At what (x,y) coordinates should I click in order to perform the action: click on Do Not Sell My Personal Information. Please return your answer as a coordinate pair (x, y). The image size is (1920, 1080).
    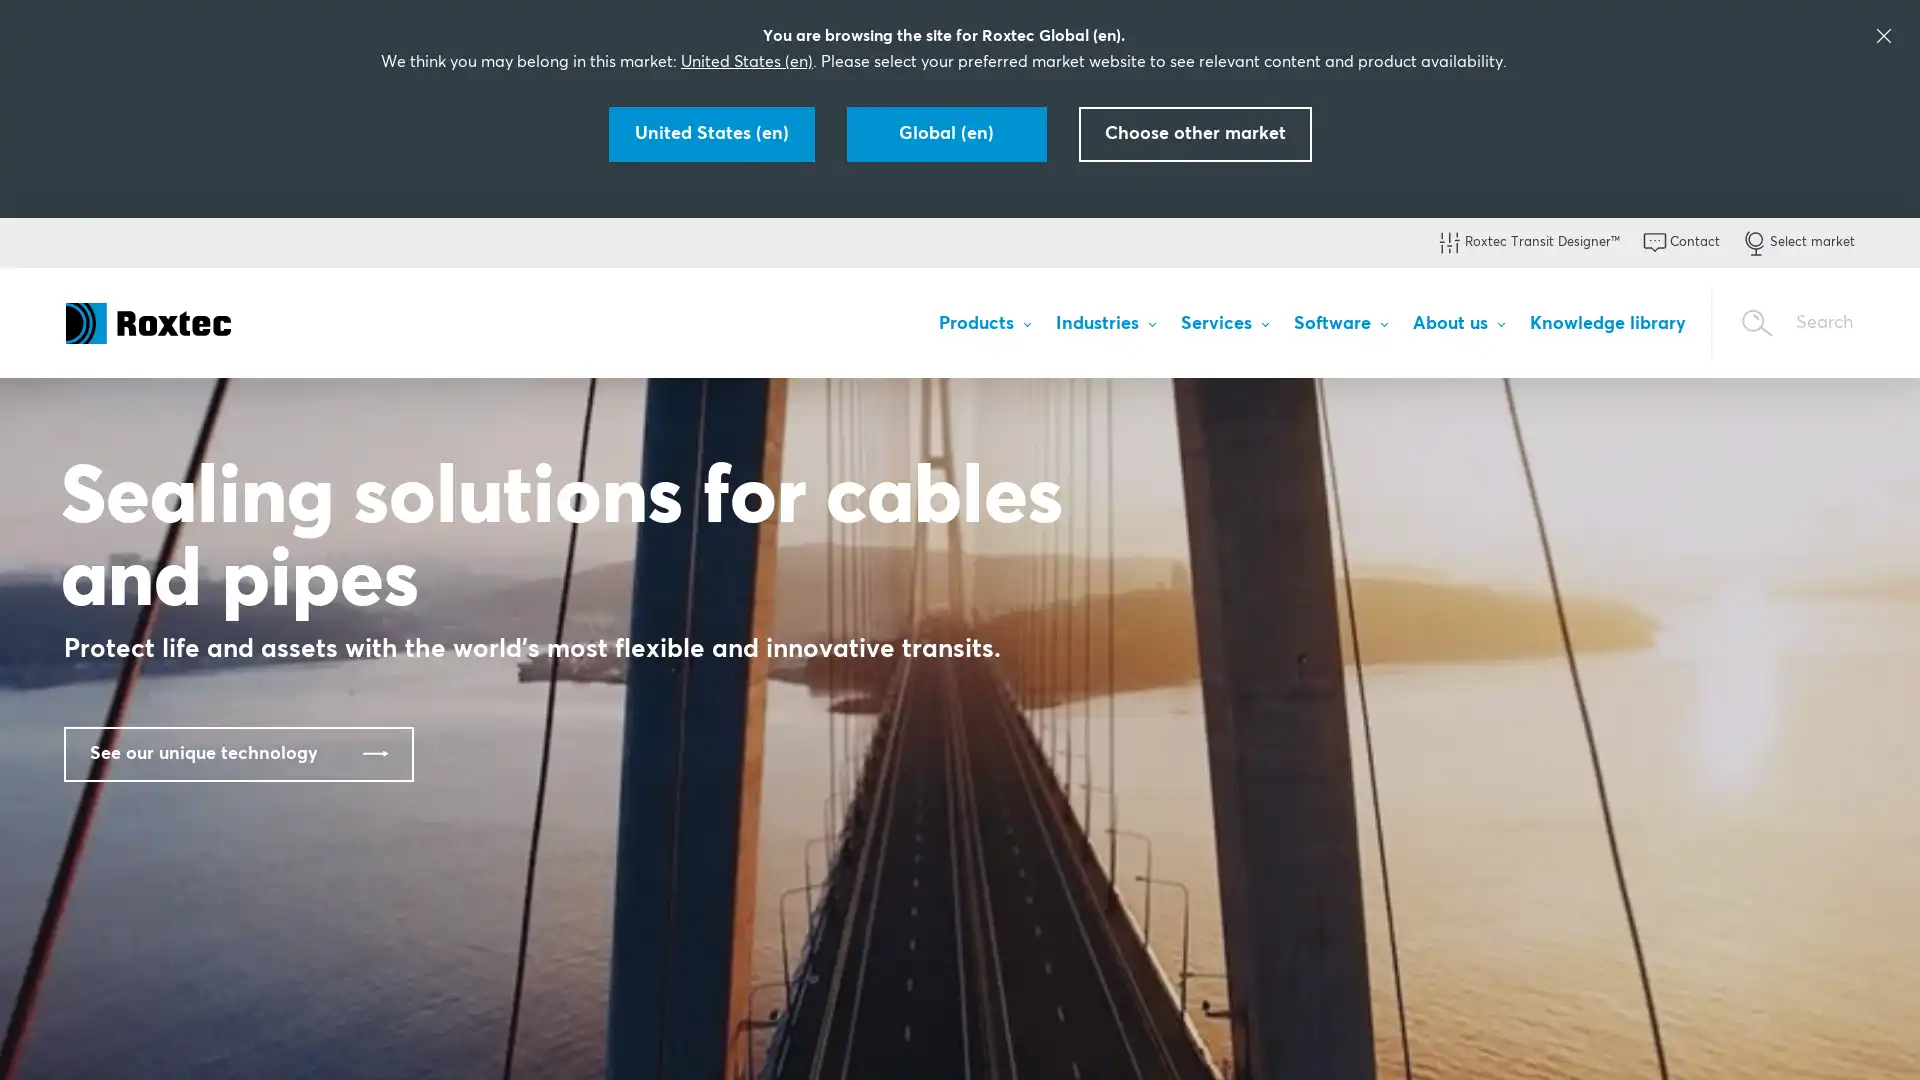
    Looking at the image, I should click on (1399, 1036).